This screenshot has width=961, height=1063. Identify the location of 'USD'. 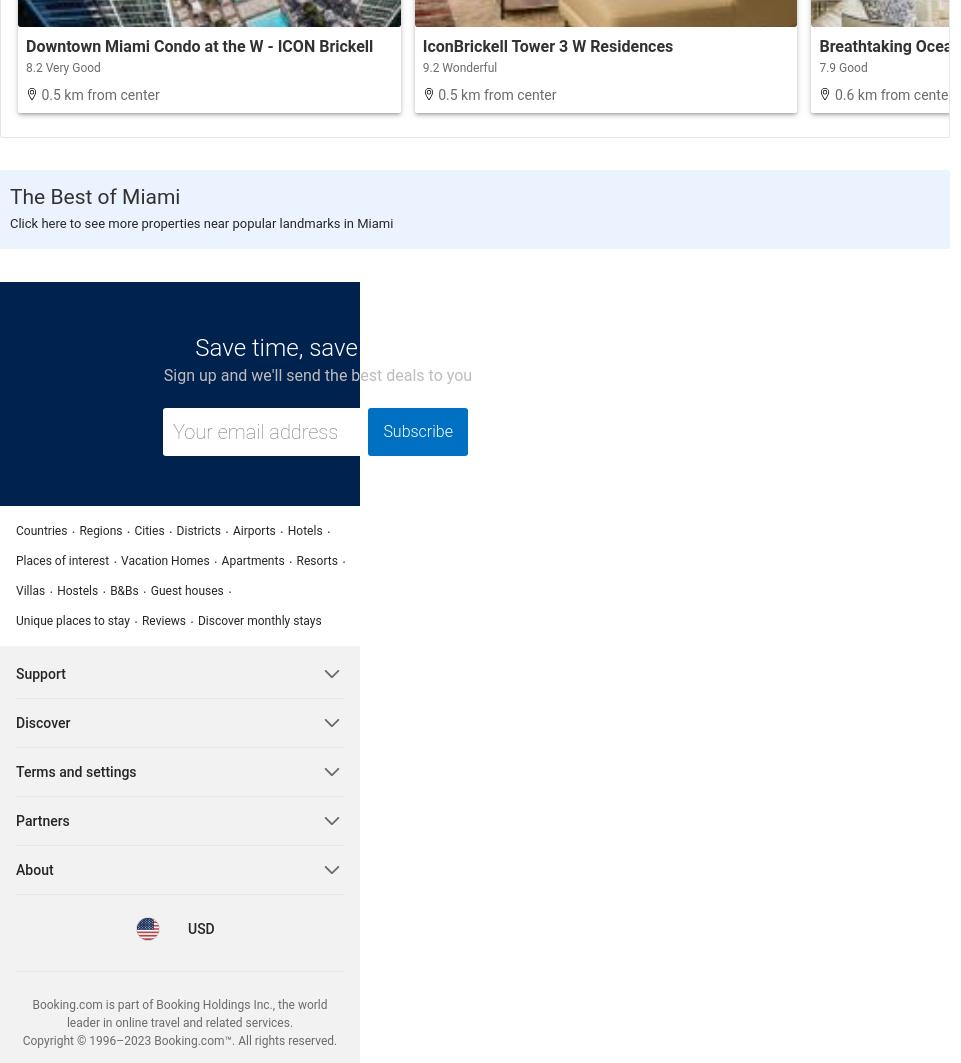
(187, 927).